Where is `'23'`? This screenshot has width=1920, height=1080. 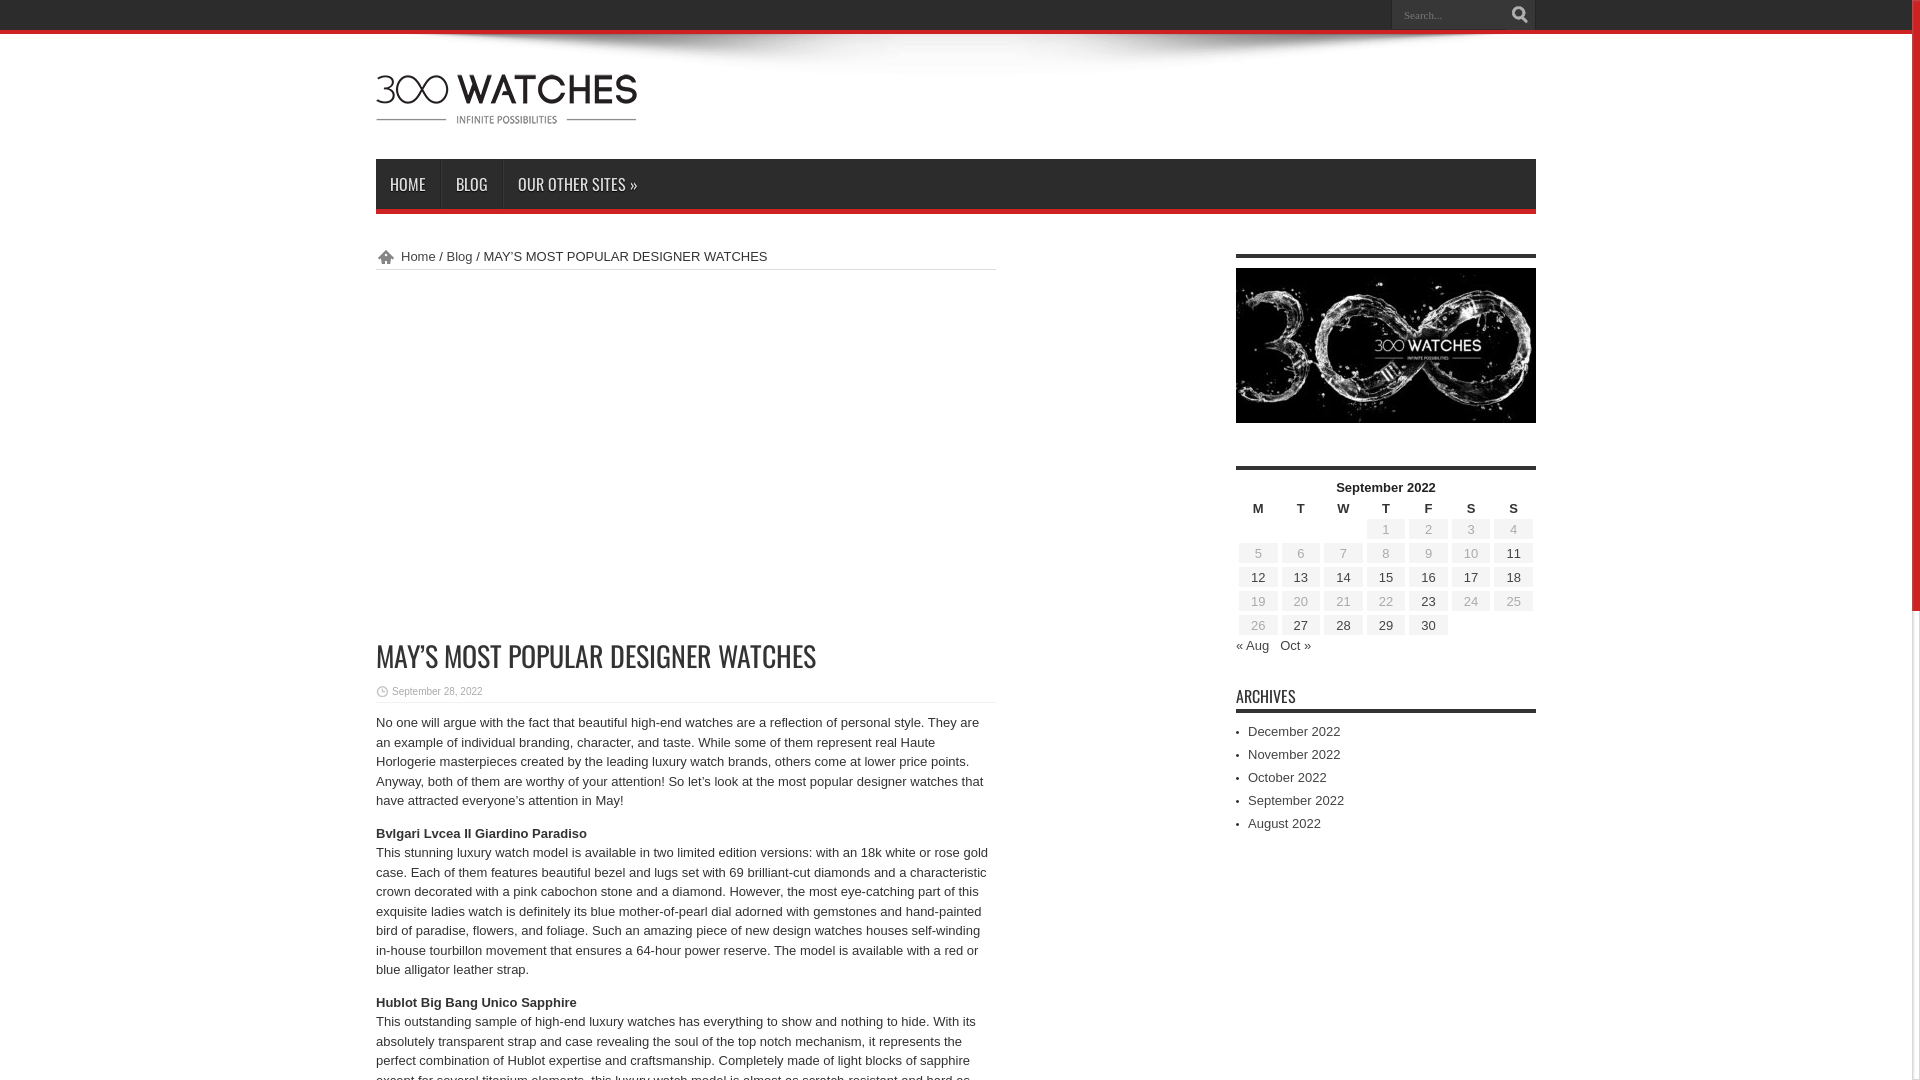 '23' is located at coordinates (1419, 600).